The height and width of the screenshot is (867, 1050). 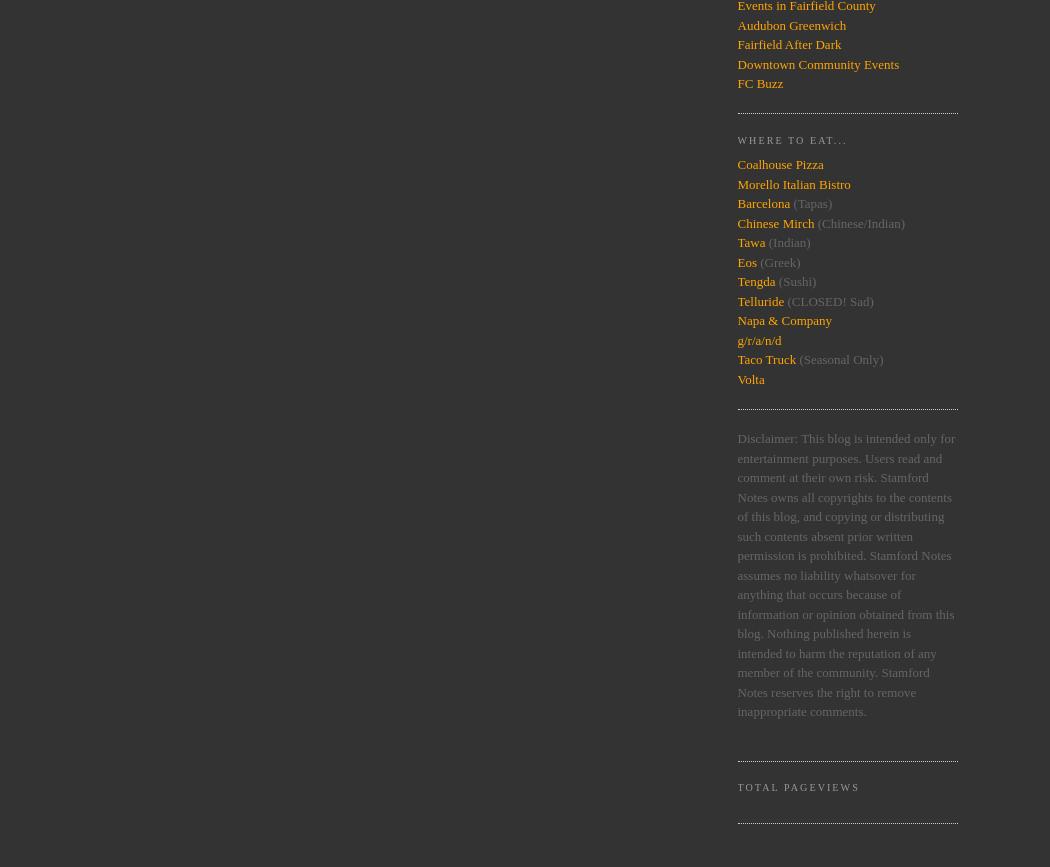 I want to click on 'g/r/a/n/d', so click(x=735, y=339).